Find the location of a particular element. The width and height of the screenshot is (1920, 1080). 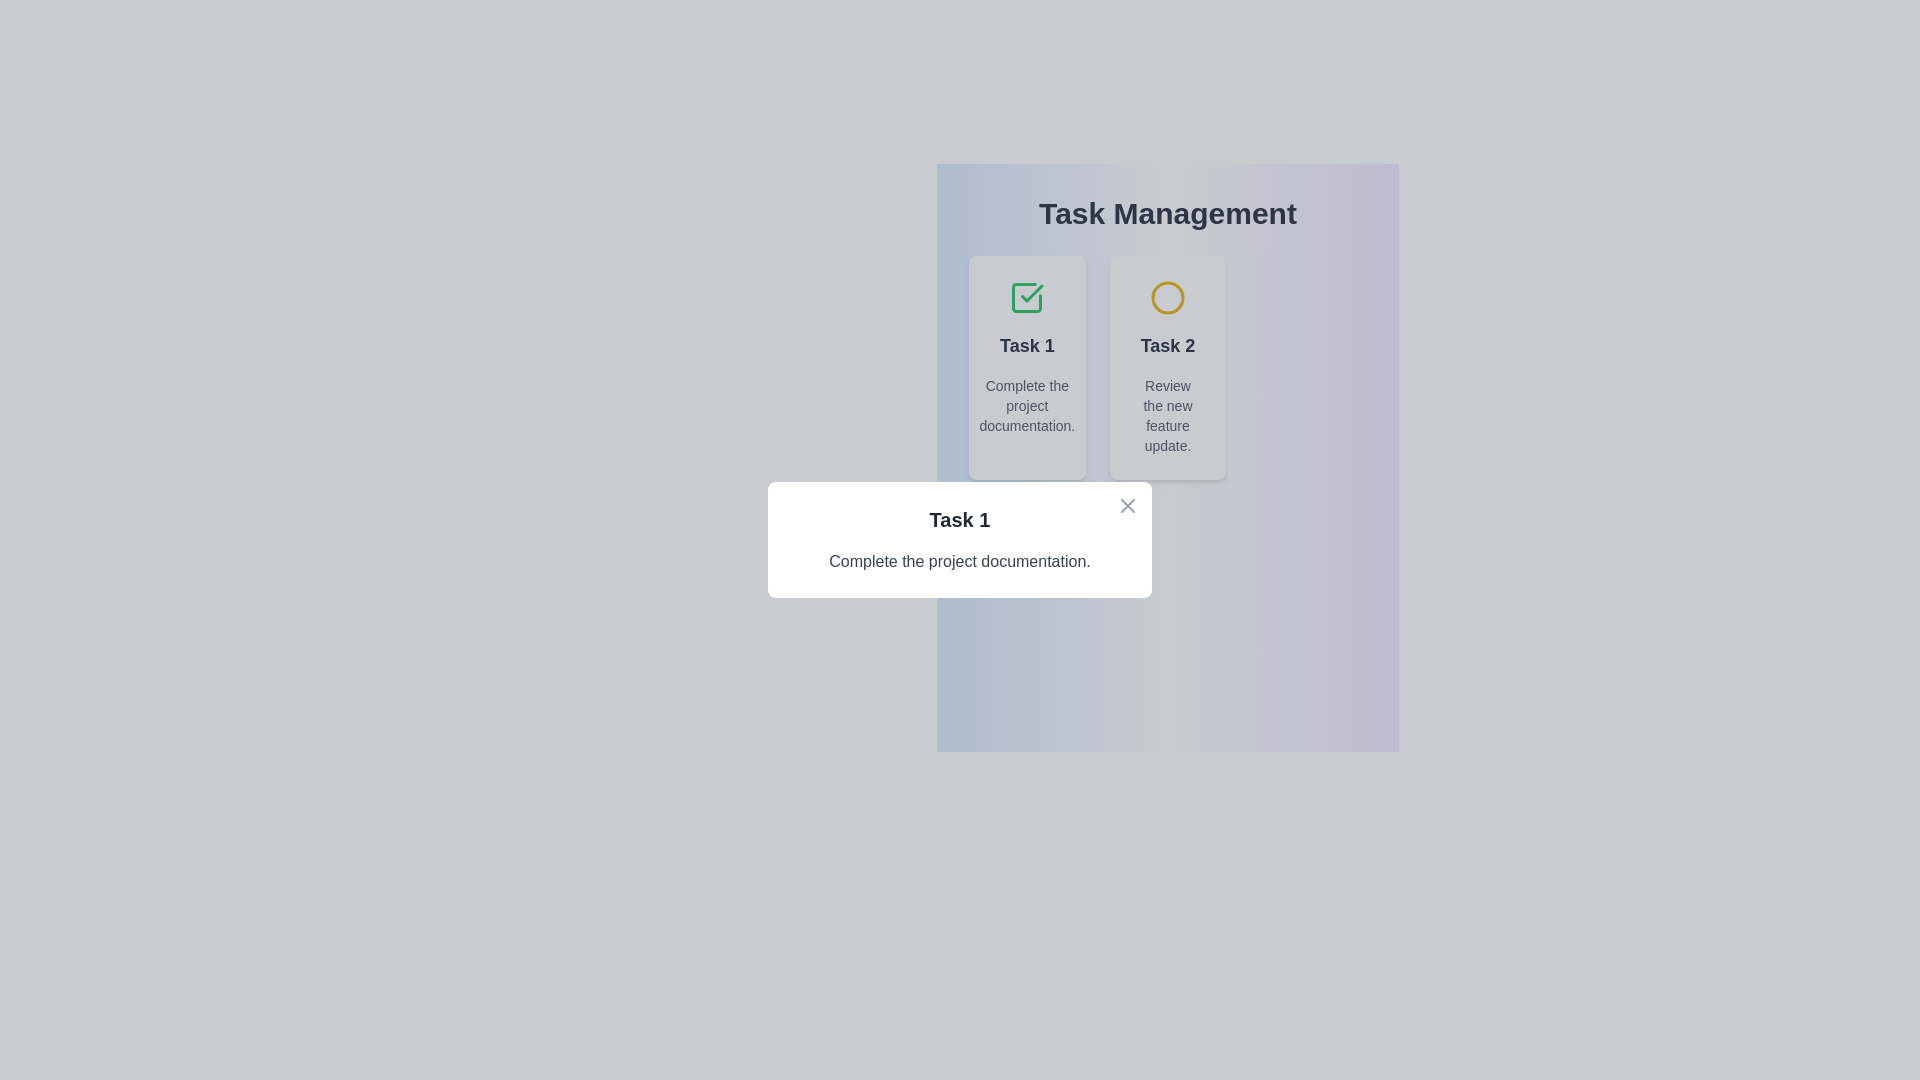

the text label that provides descriptive information about the task, located below 'Task 1' in the task management interface is located at coordinates (1027, 405).